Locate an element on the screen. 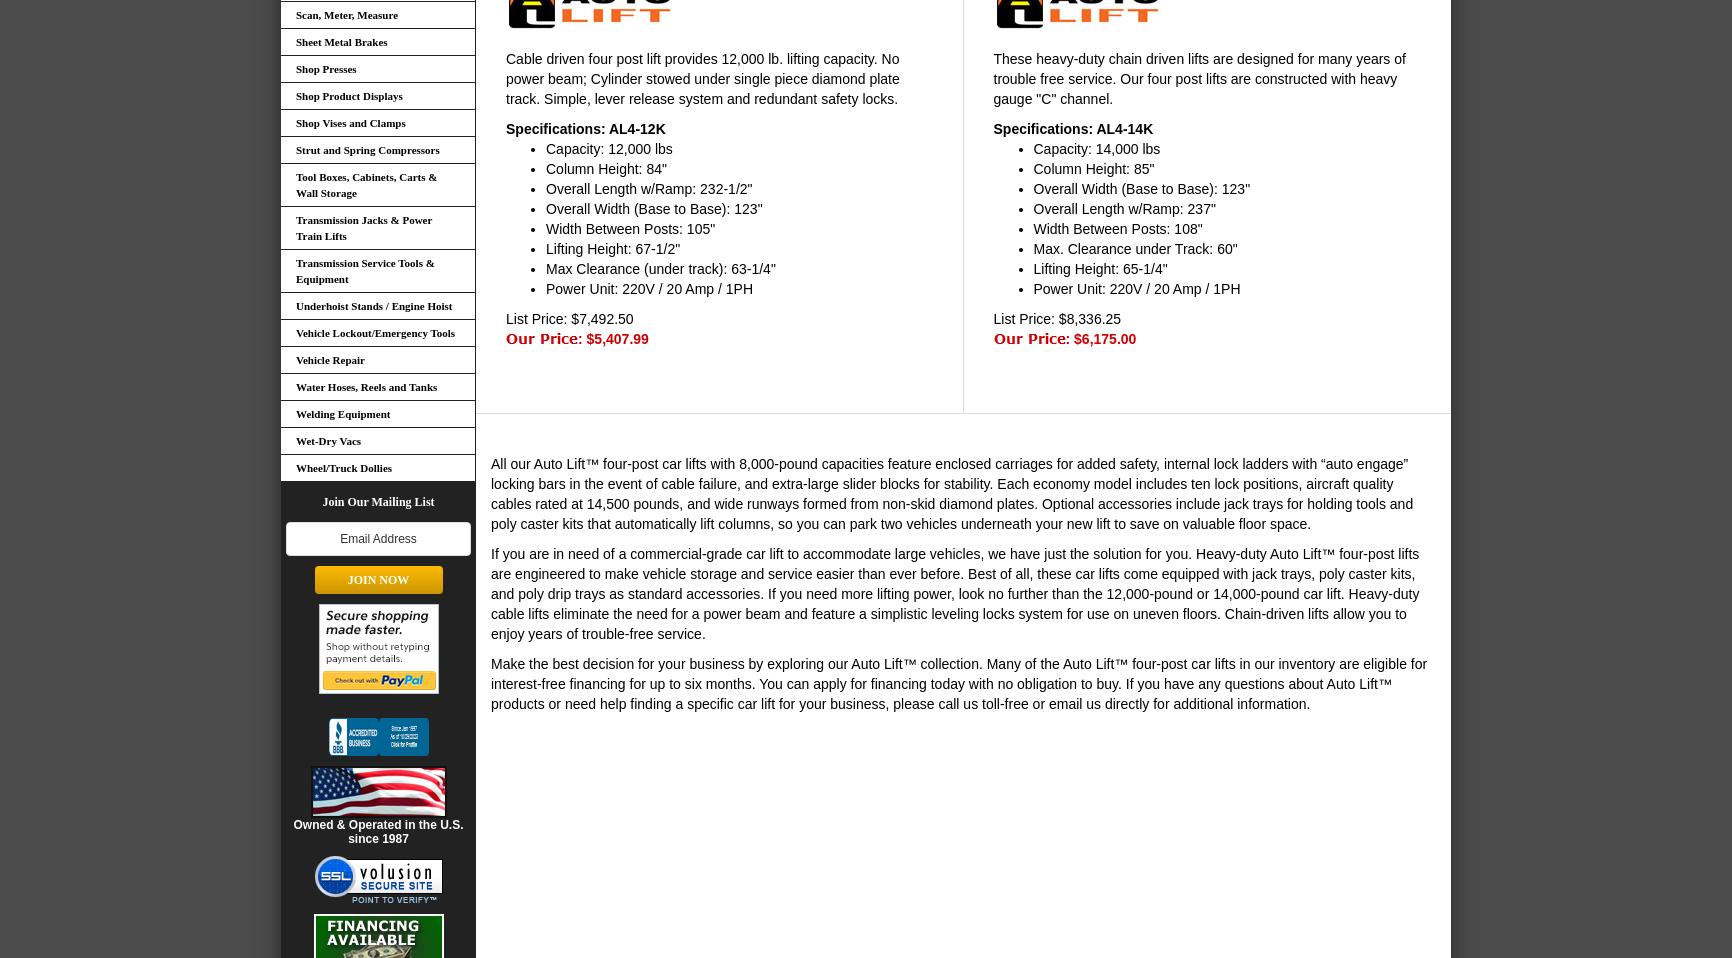 This screenshot has height=958, width=1732. 'Make the best decision for your business by exploring our Auto Lift™ collection. Many of the Auto Lift™ four-post car lifts in our inventory are eligible for interest-free financing for up to six months. You can apply for financing today with no obligation to buy. If you have any questions about Auto Lift™ products or need help finding a specific car lift for your business, please call us toll-free or email us directly for additional information.' is located at coordinates (959, 681).